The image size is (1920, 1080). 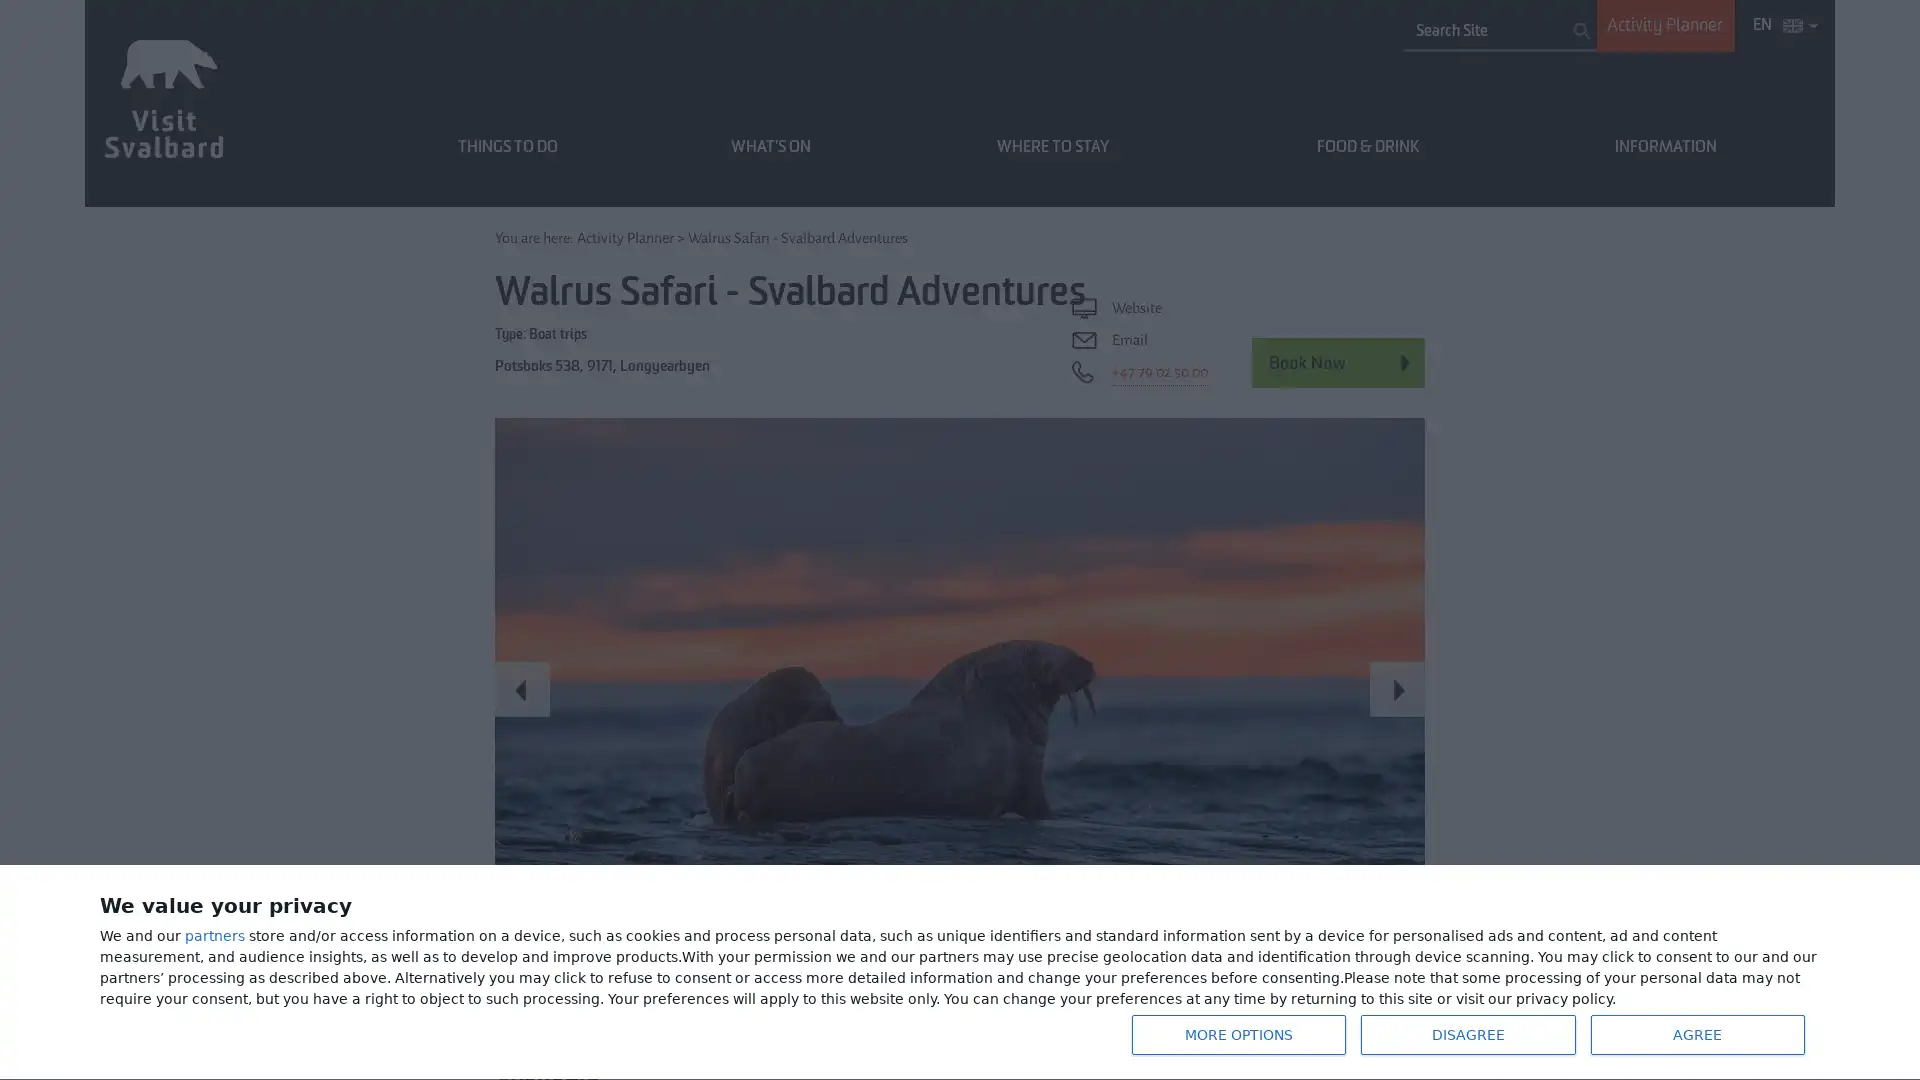 What do you see at coordinates (1696, 1034) in the screenshot?
I see `AGREE` at bounding box center [1696, 1034].